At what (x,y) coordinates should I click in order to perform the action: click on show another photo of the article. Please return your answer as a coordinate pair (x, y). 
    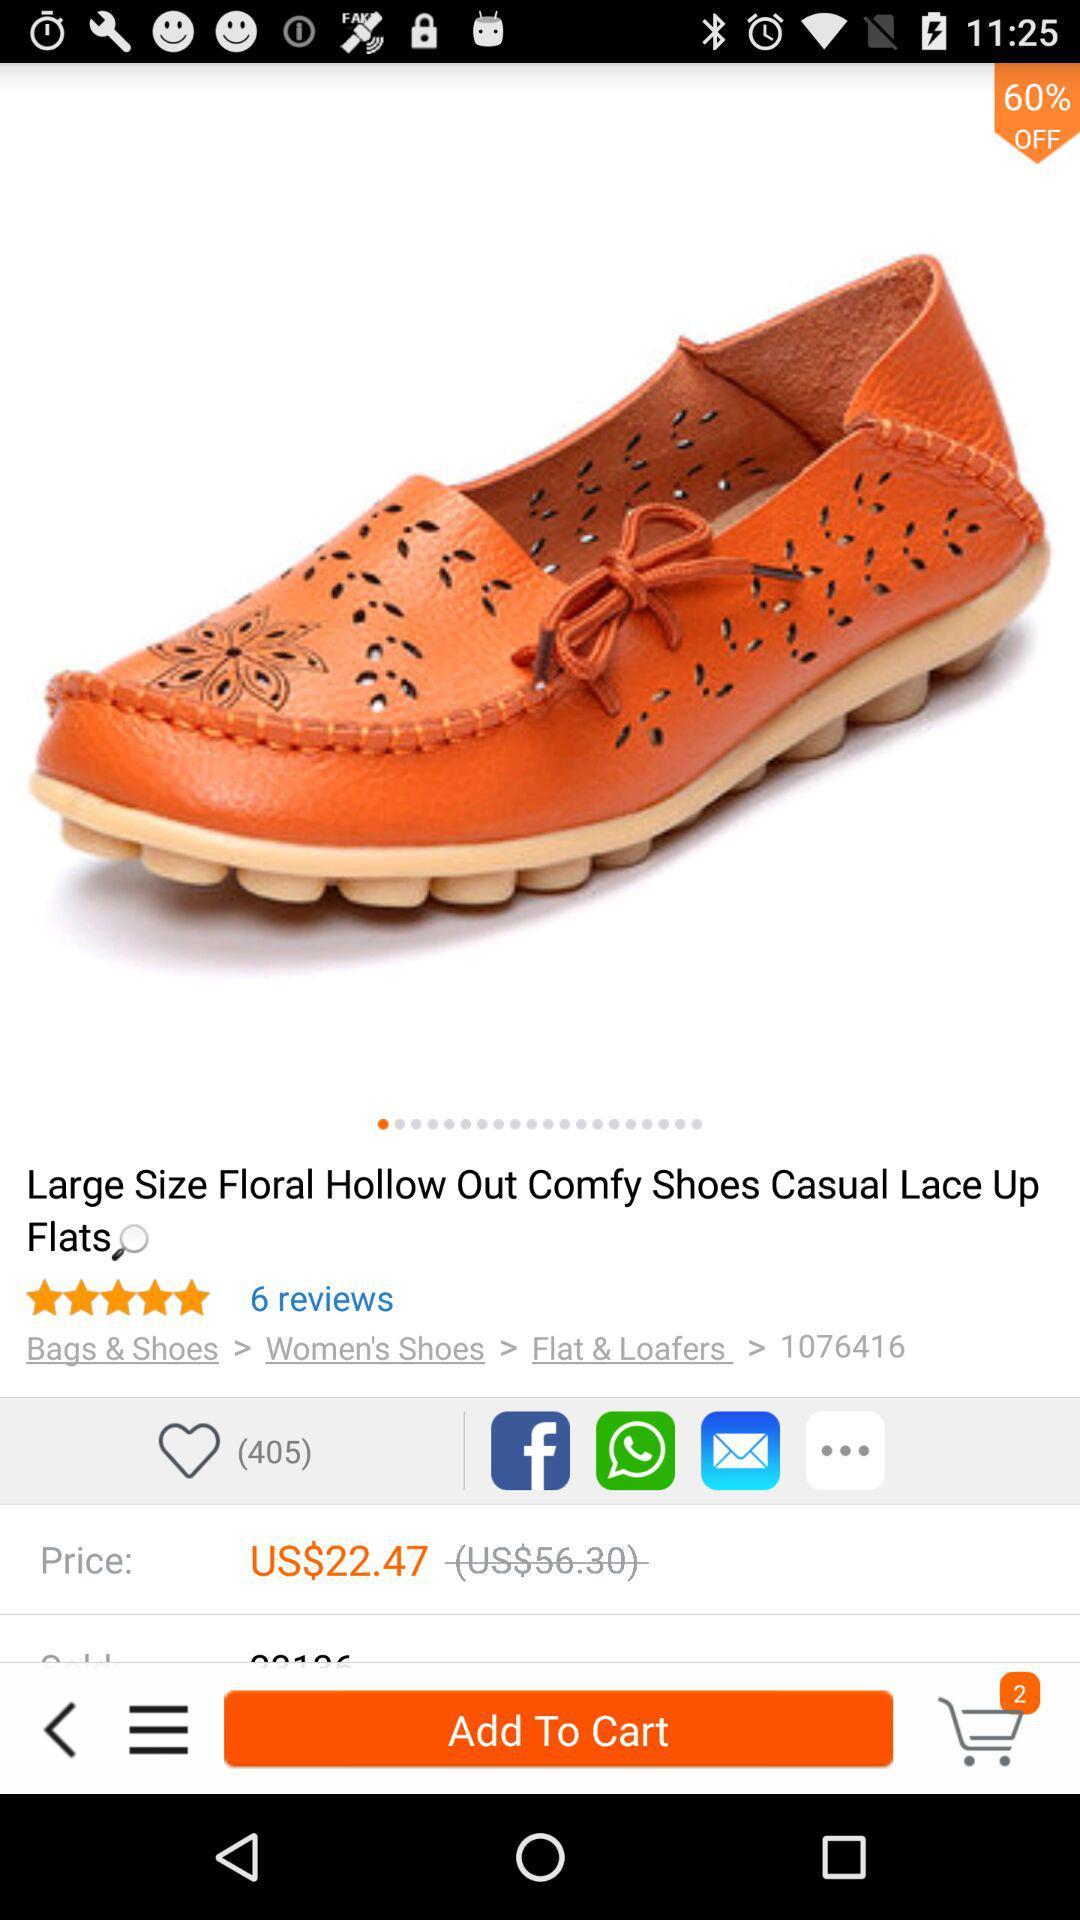
    Looking at the image, I should click on (663, 1124).